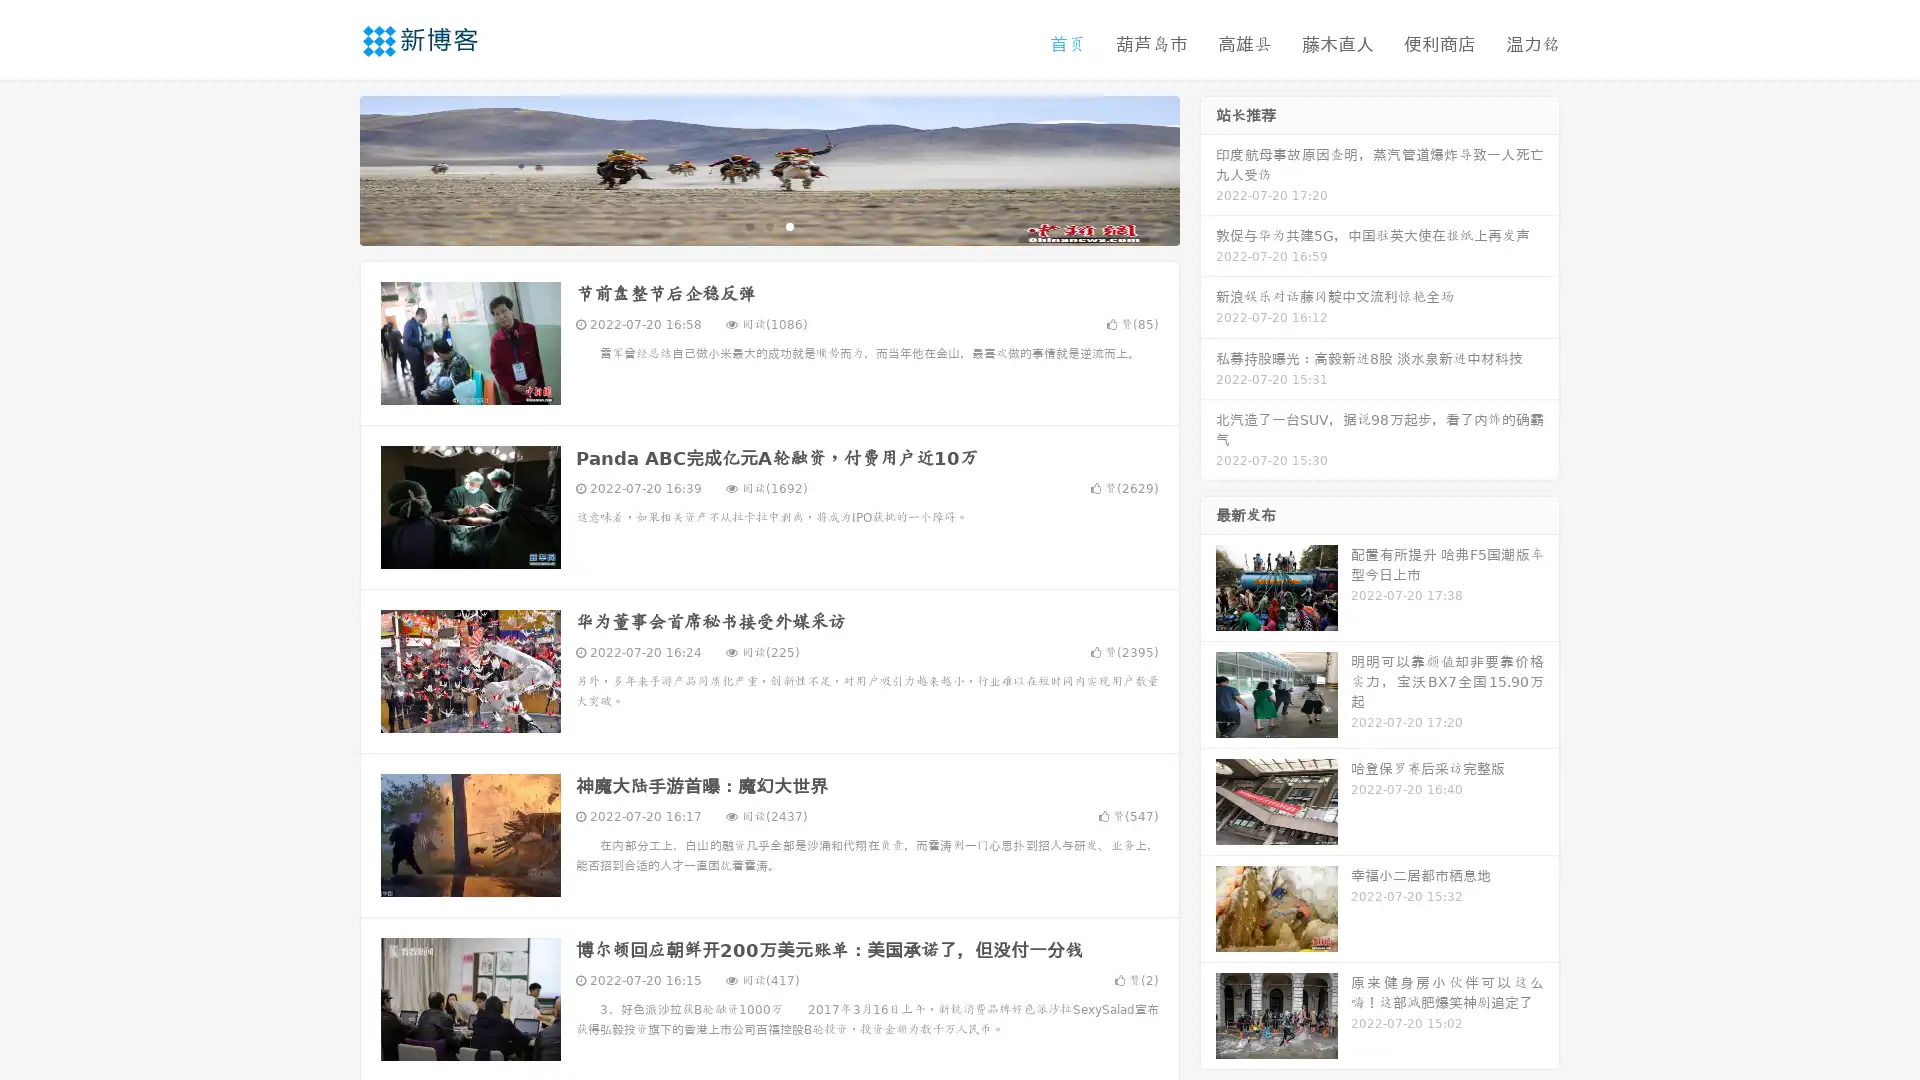 This screenshot has height=1080, width=1920. Describe the element at coordinates (748, 225) in the screenshot. I see `Go to slide 1` at that location.